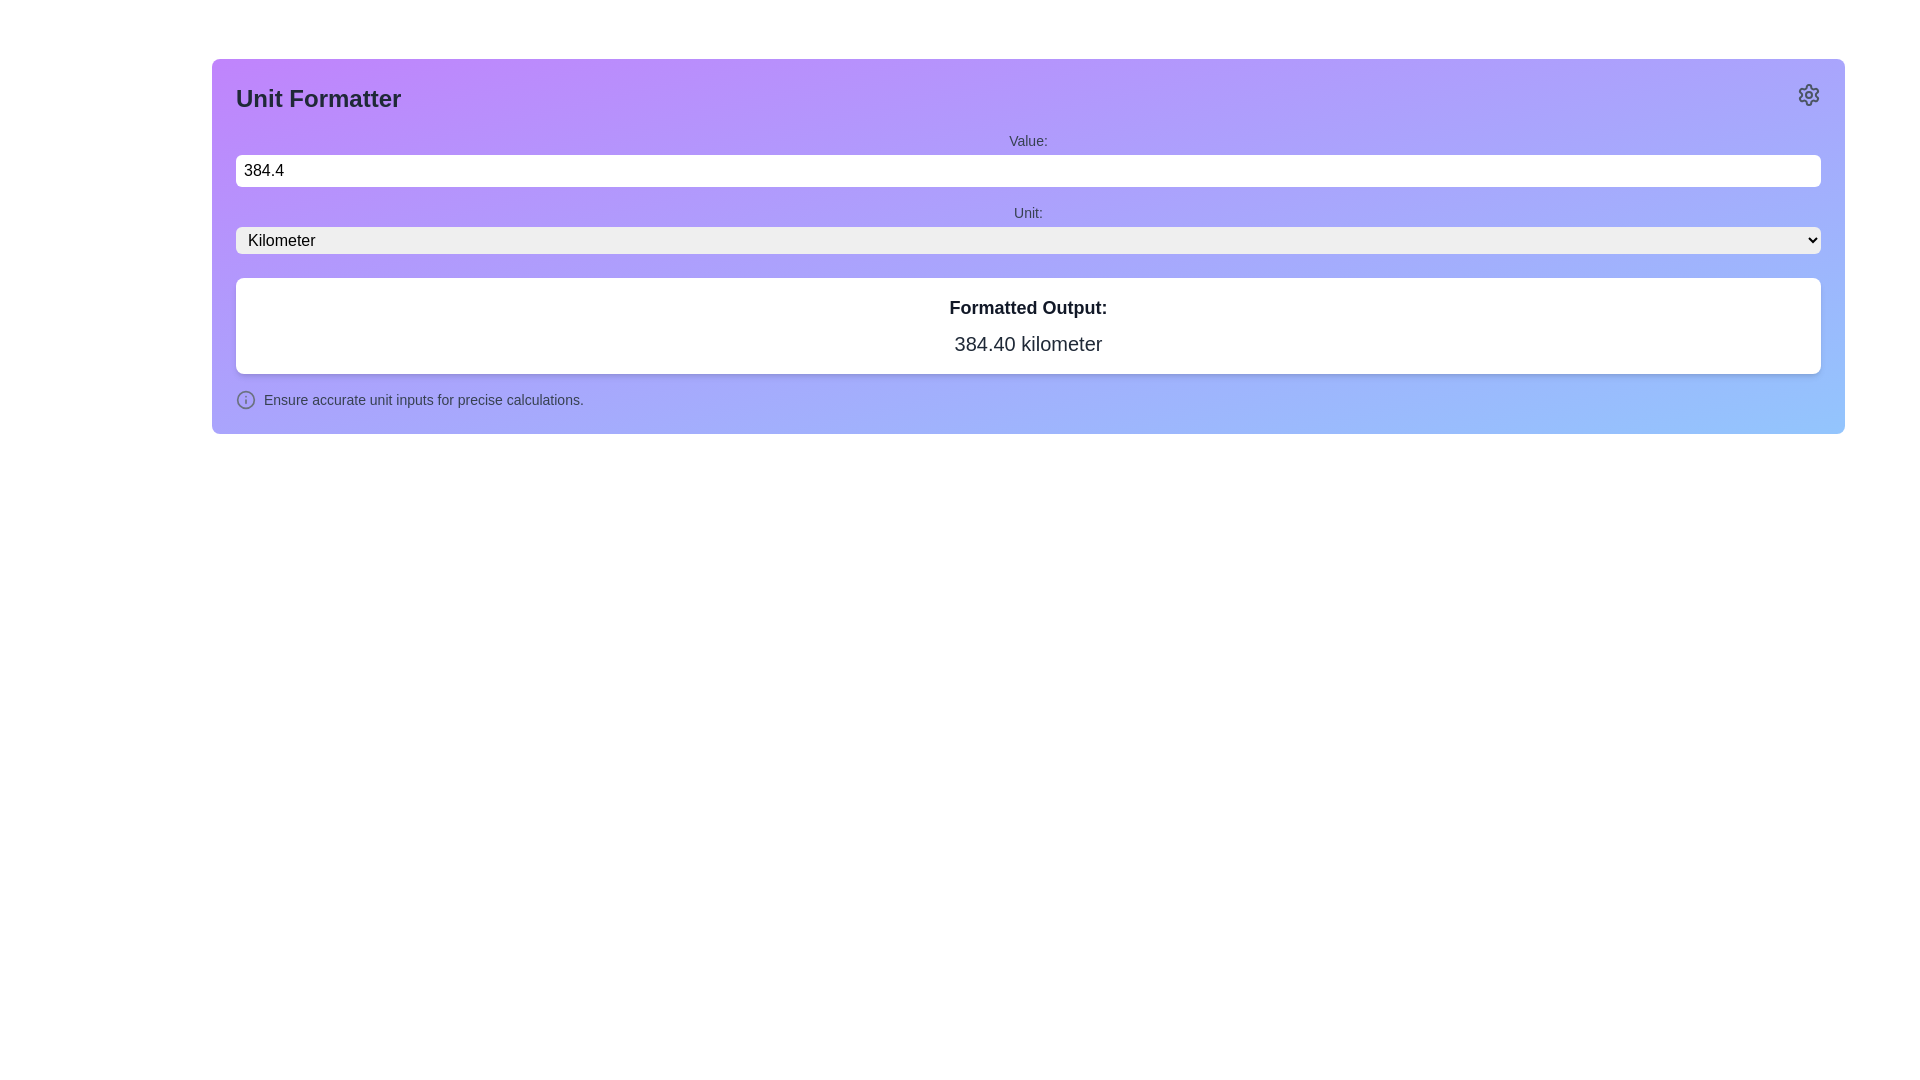 The height and width of the screenshot is (1080, 1920). What do you see at coordinates (1028, 140) in the screenshot?
I see `the text label that serves as a description for the adjacent number input field, located directly above it and aligned to the leftmost boundary of the interface` at bounding box center [1028, 140].